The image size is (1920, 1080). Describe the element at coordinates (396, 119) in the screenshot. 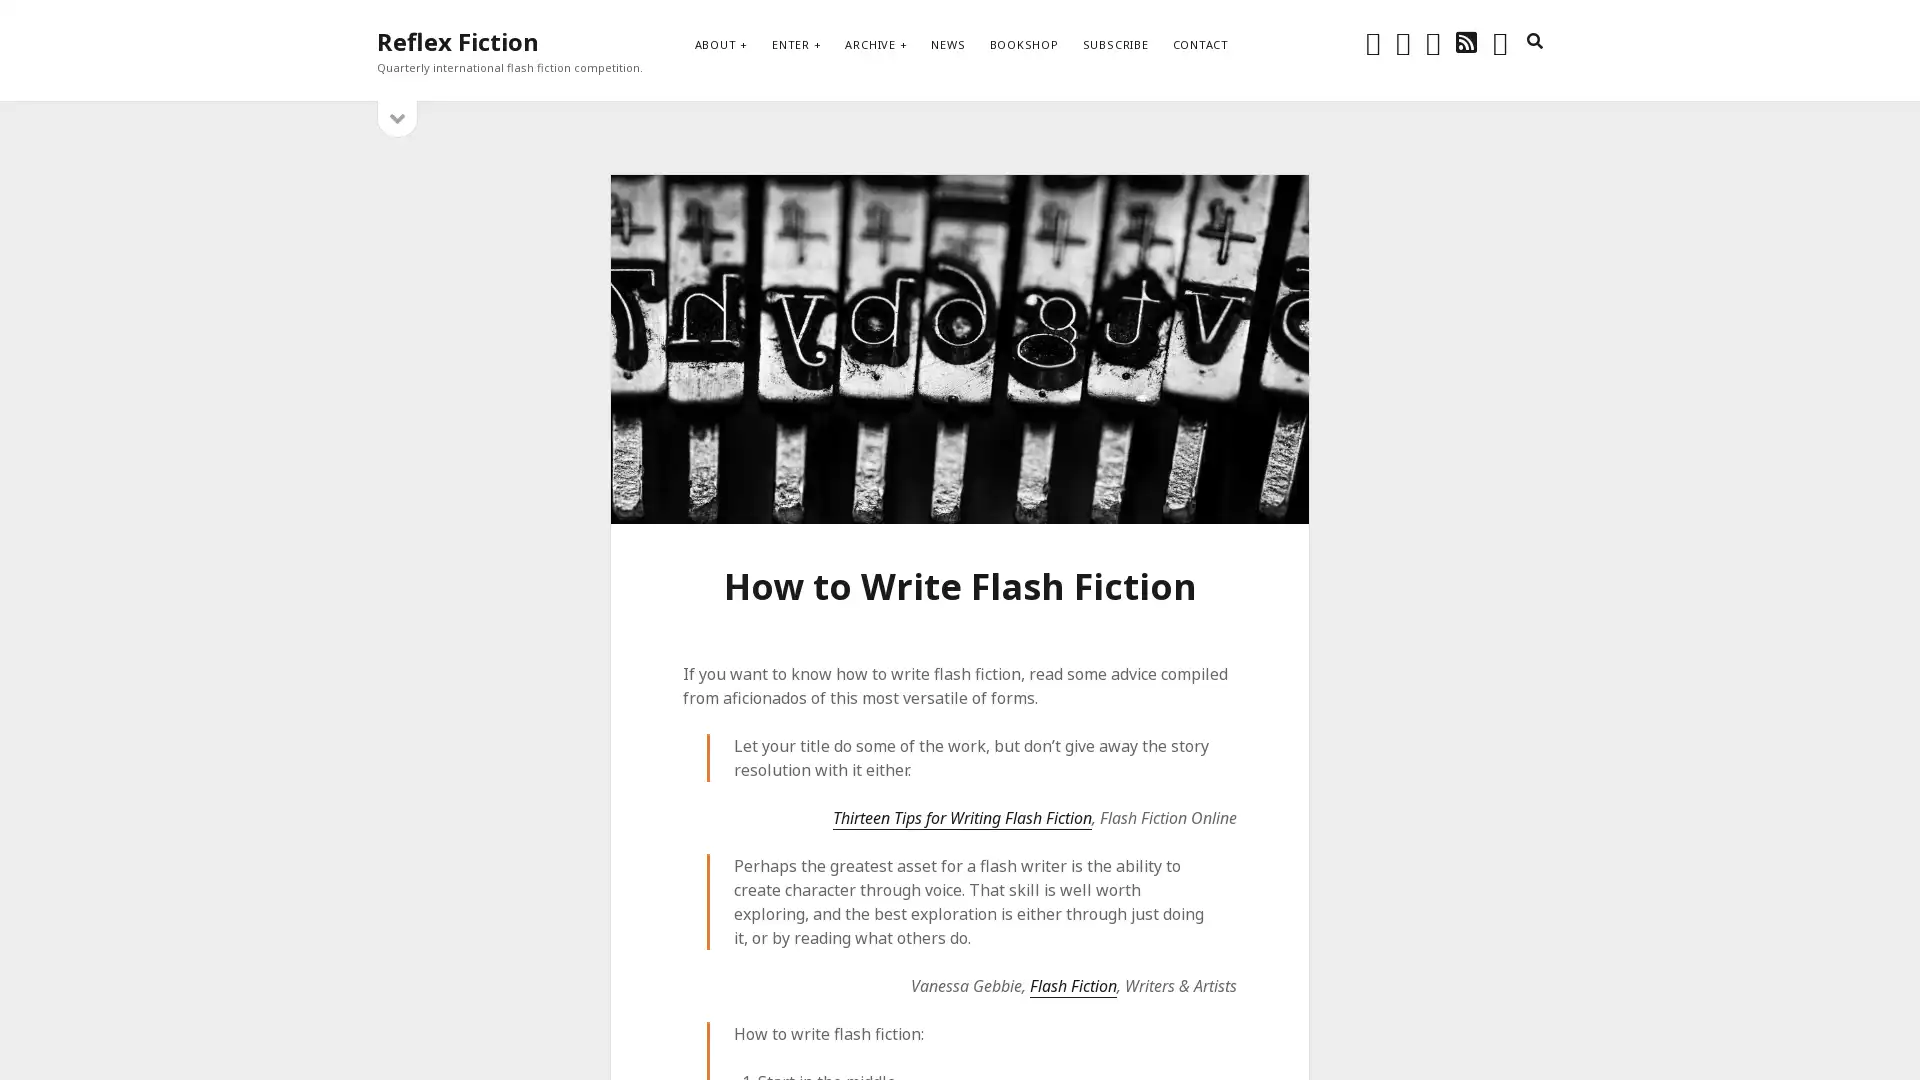

I see `open sidebar` at that location.